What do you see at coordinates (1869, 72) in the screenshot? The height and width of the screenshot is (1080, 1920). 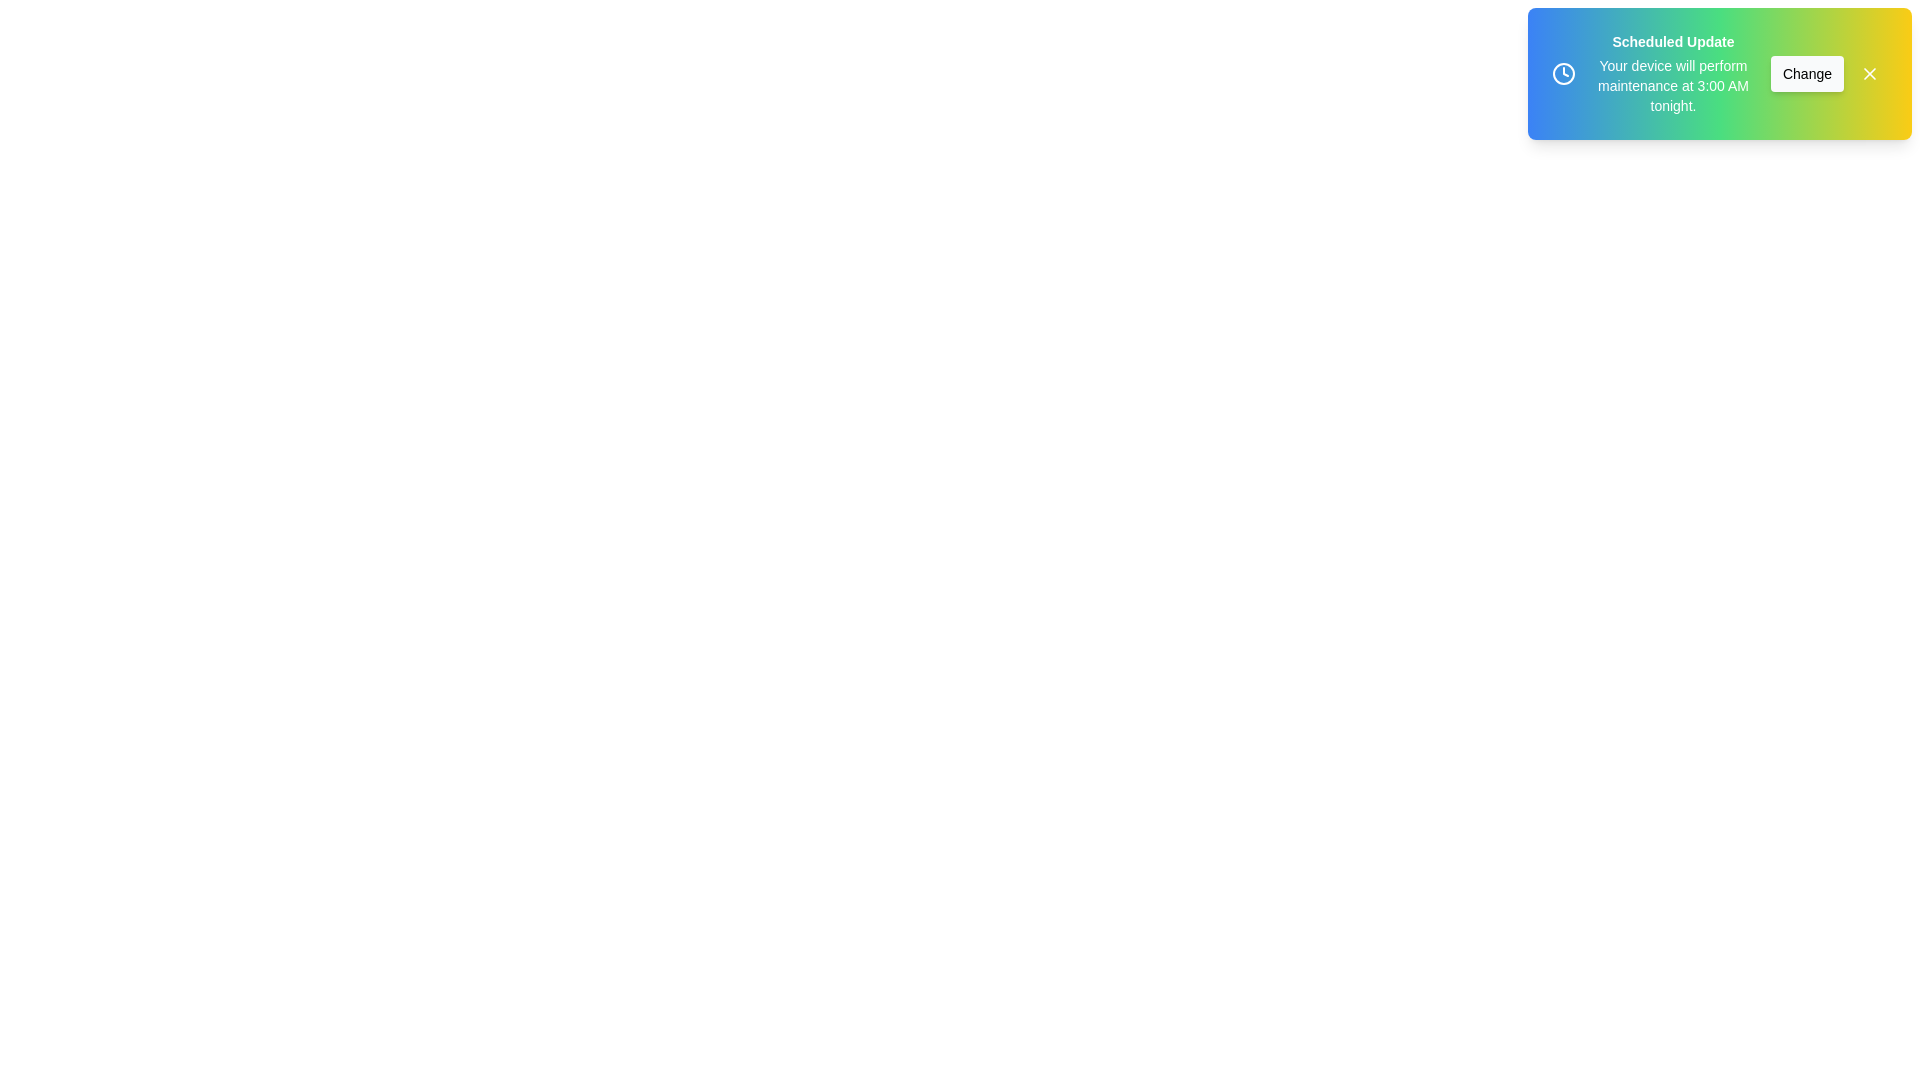 I see `the close button to dismiss the snackbar` at bounding box center [1869, 72].